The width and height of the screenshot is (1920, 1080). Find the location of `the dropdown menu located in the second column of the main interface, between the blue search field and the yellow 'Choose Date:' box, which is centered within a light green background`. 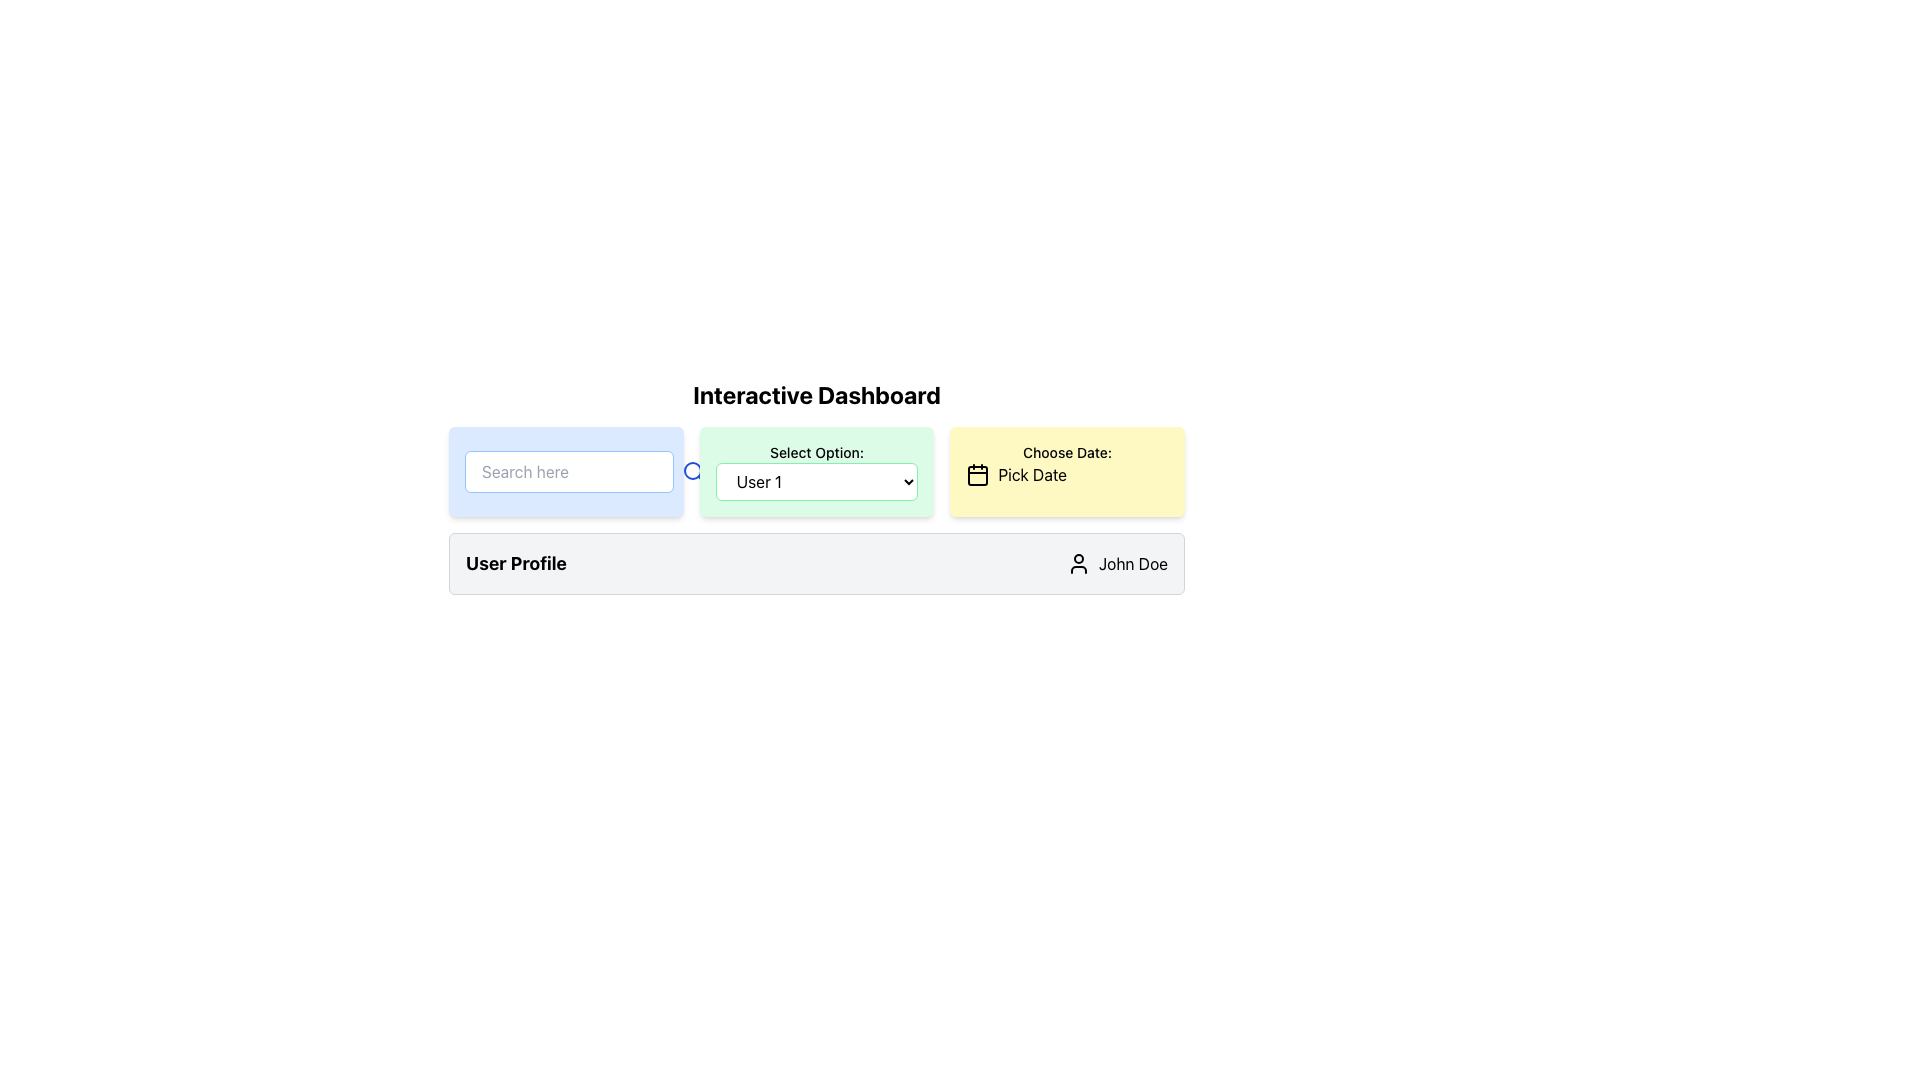

the dropdown menu located in the second column of the main interface, between the blue search field and the yellow 'Choose Date:' box, which is centered within a light green background is located at coordinates (816, 482).